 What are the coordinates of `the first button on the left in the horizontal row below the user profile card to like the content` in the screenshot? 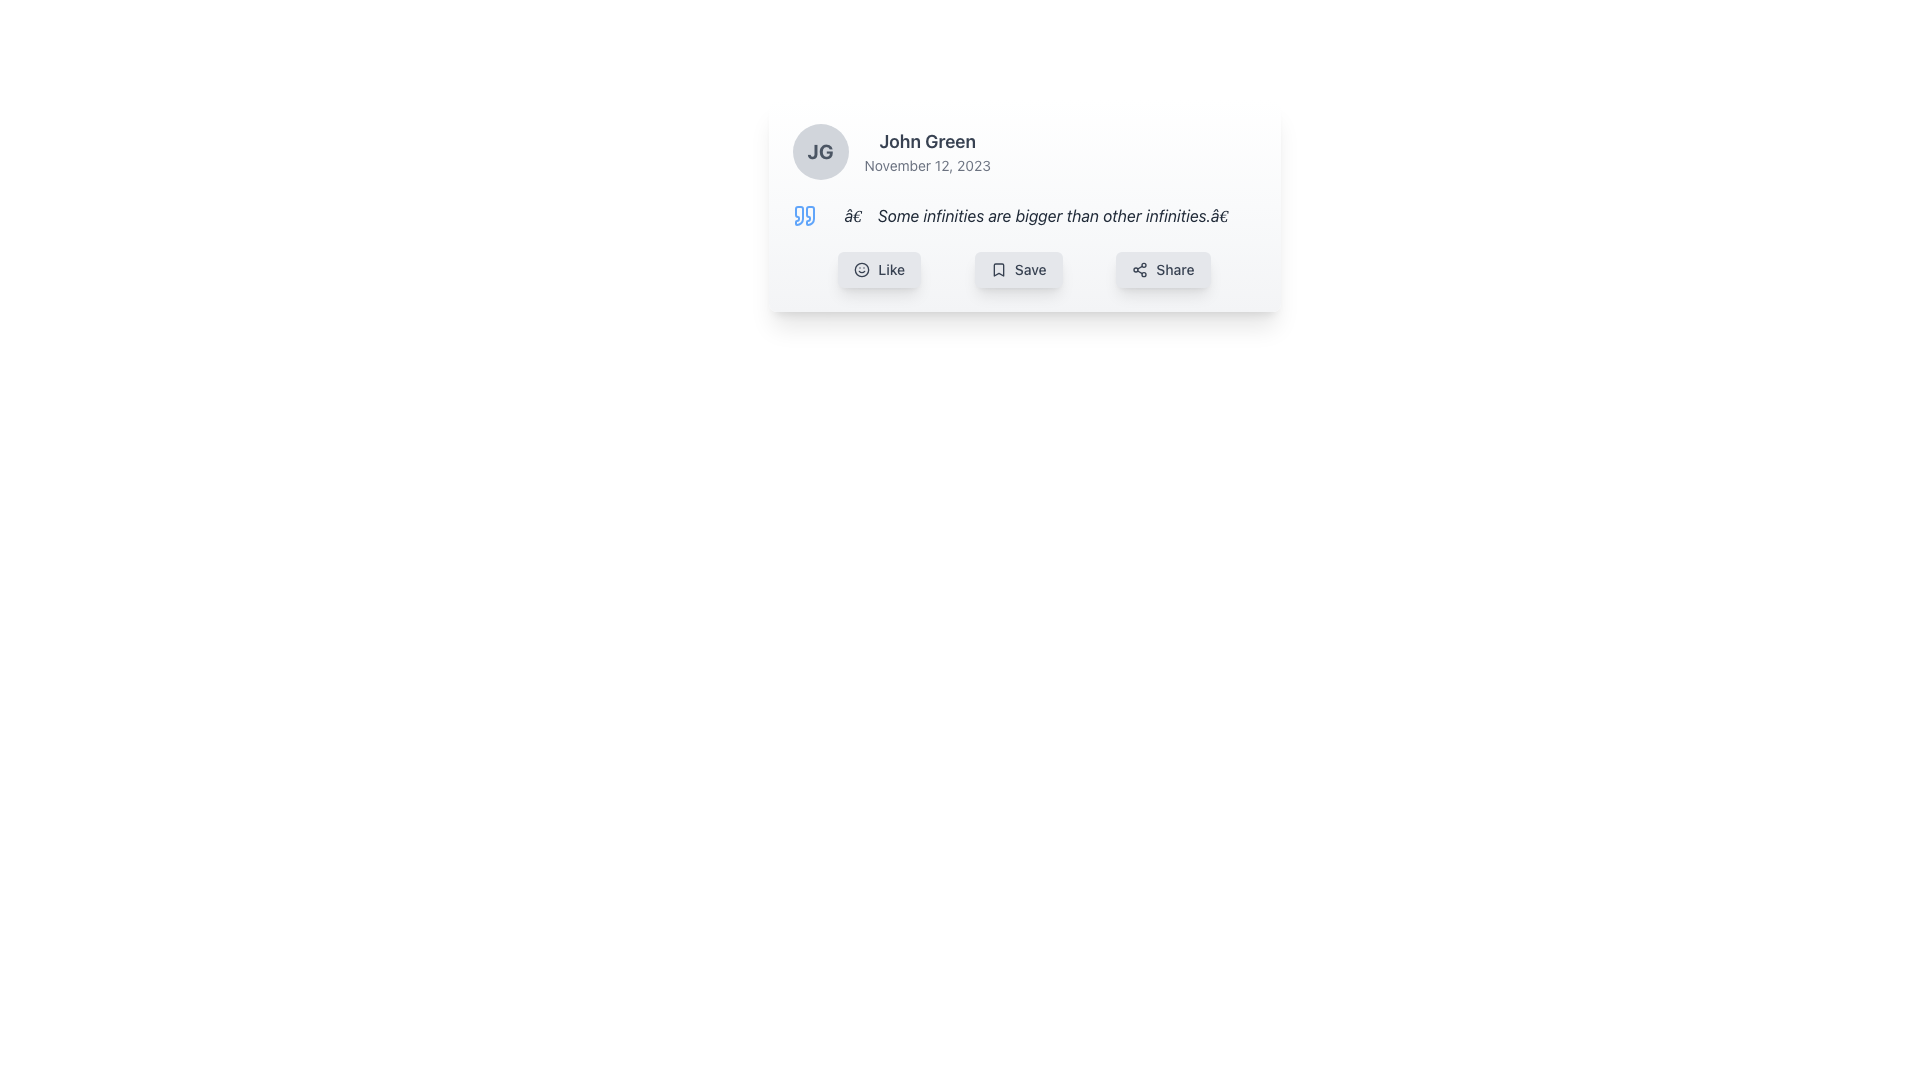 It's located at (879, 270).